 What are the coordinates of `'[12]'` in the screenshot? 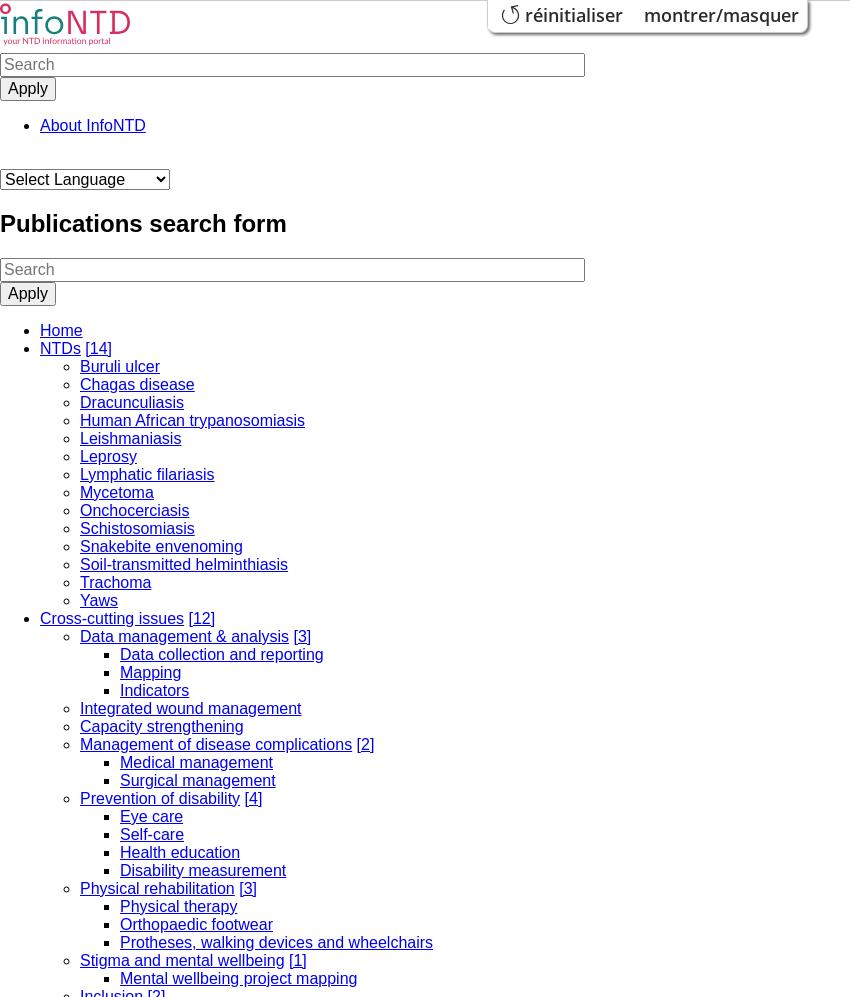 It's located at (200, 616).